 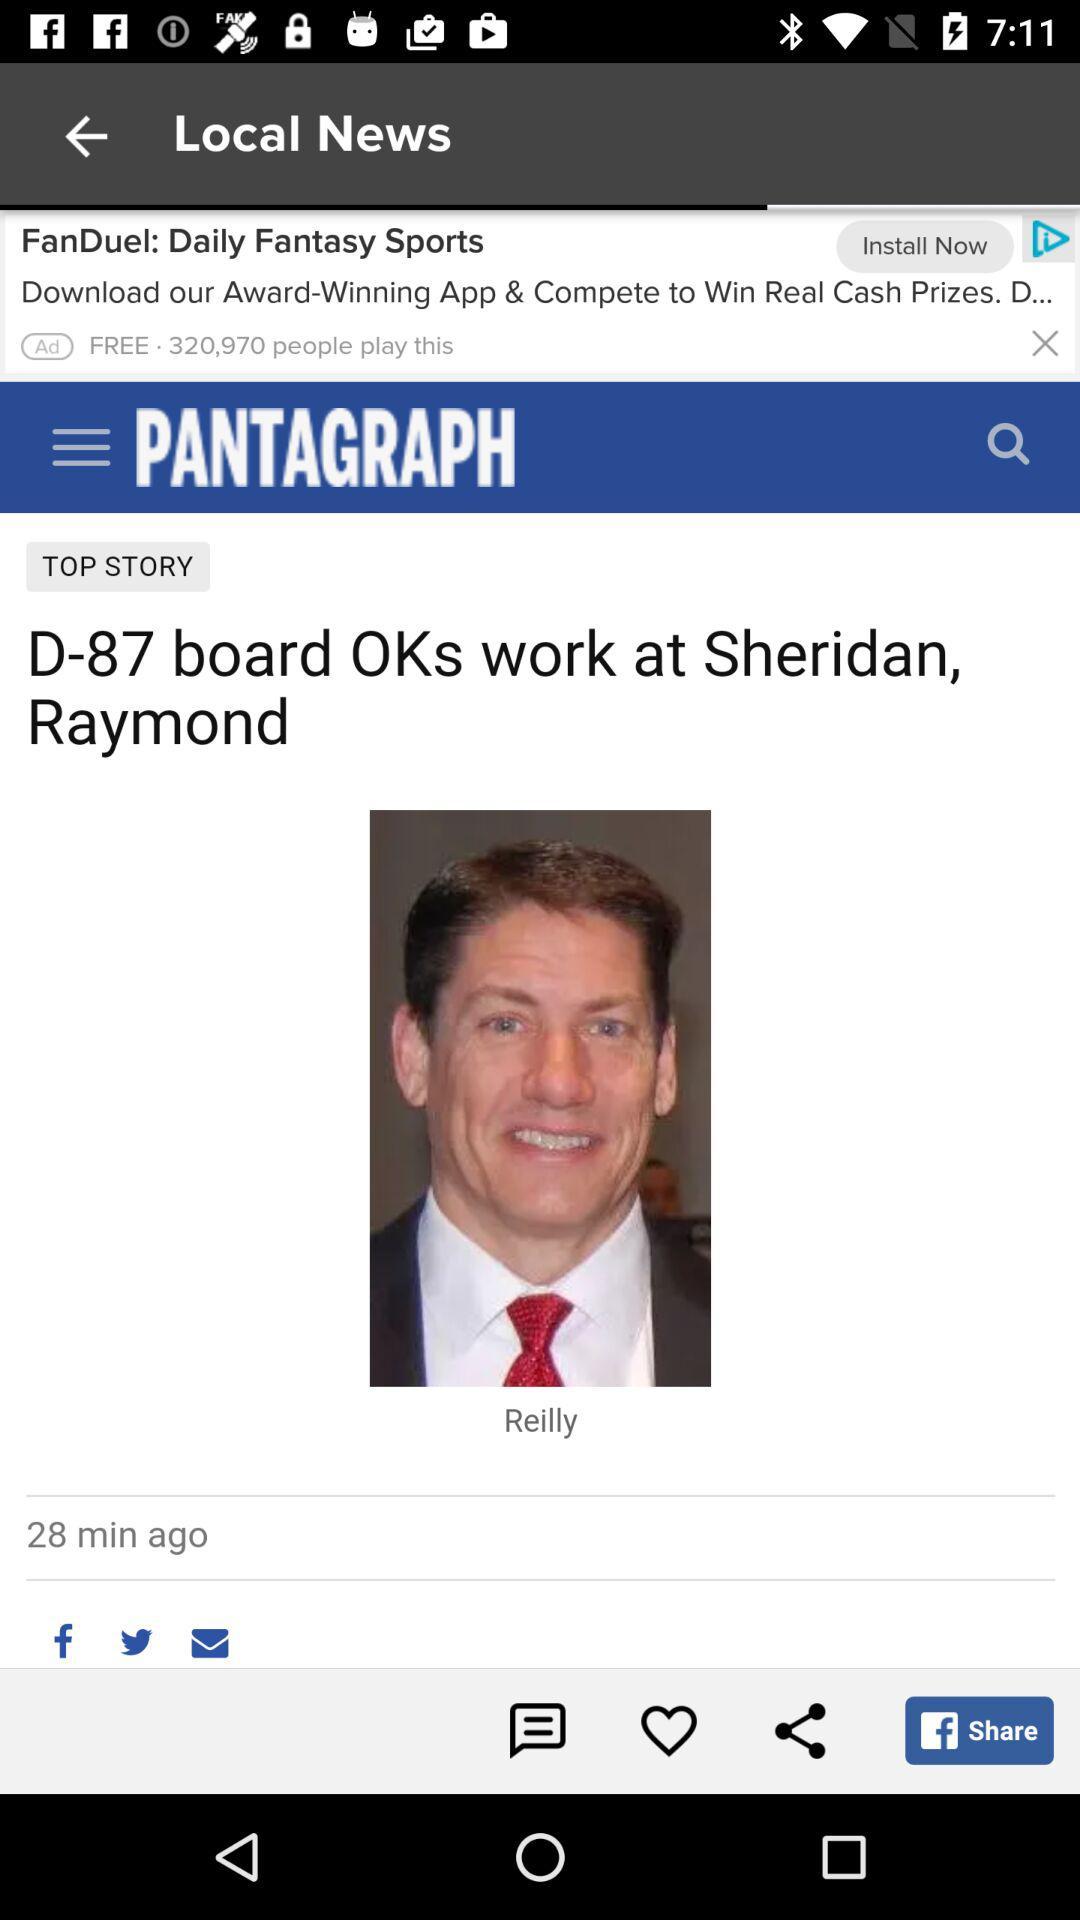 What do you see at coordinates (46, 346) in the screenshot?
I see `clicks the advertisement` at bounding box center [46, 346].